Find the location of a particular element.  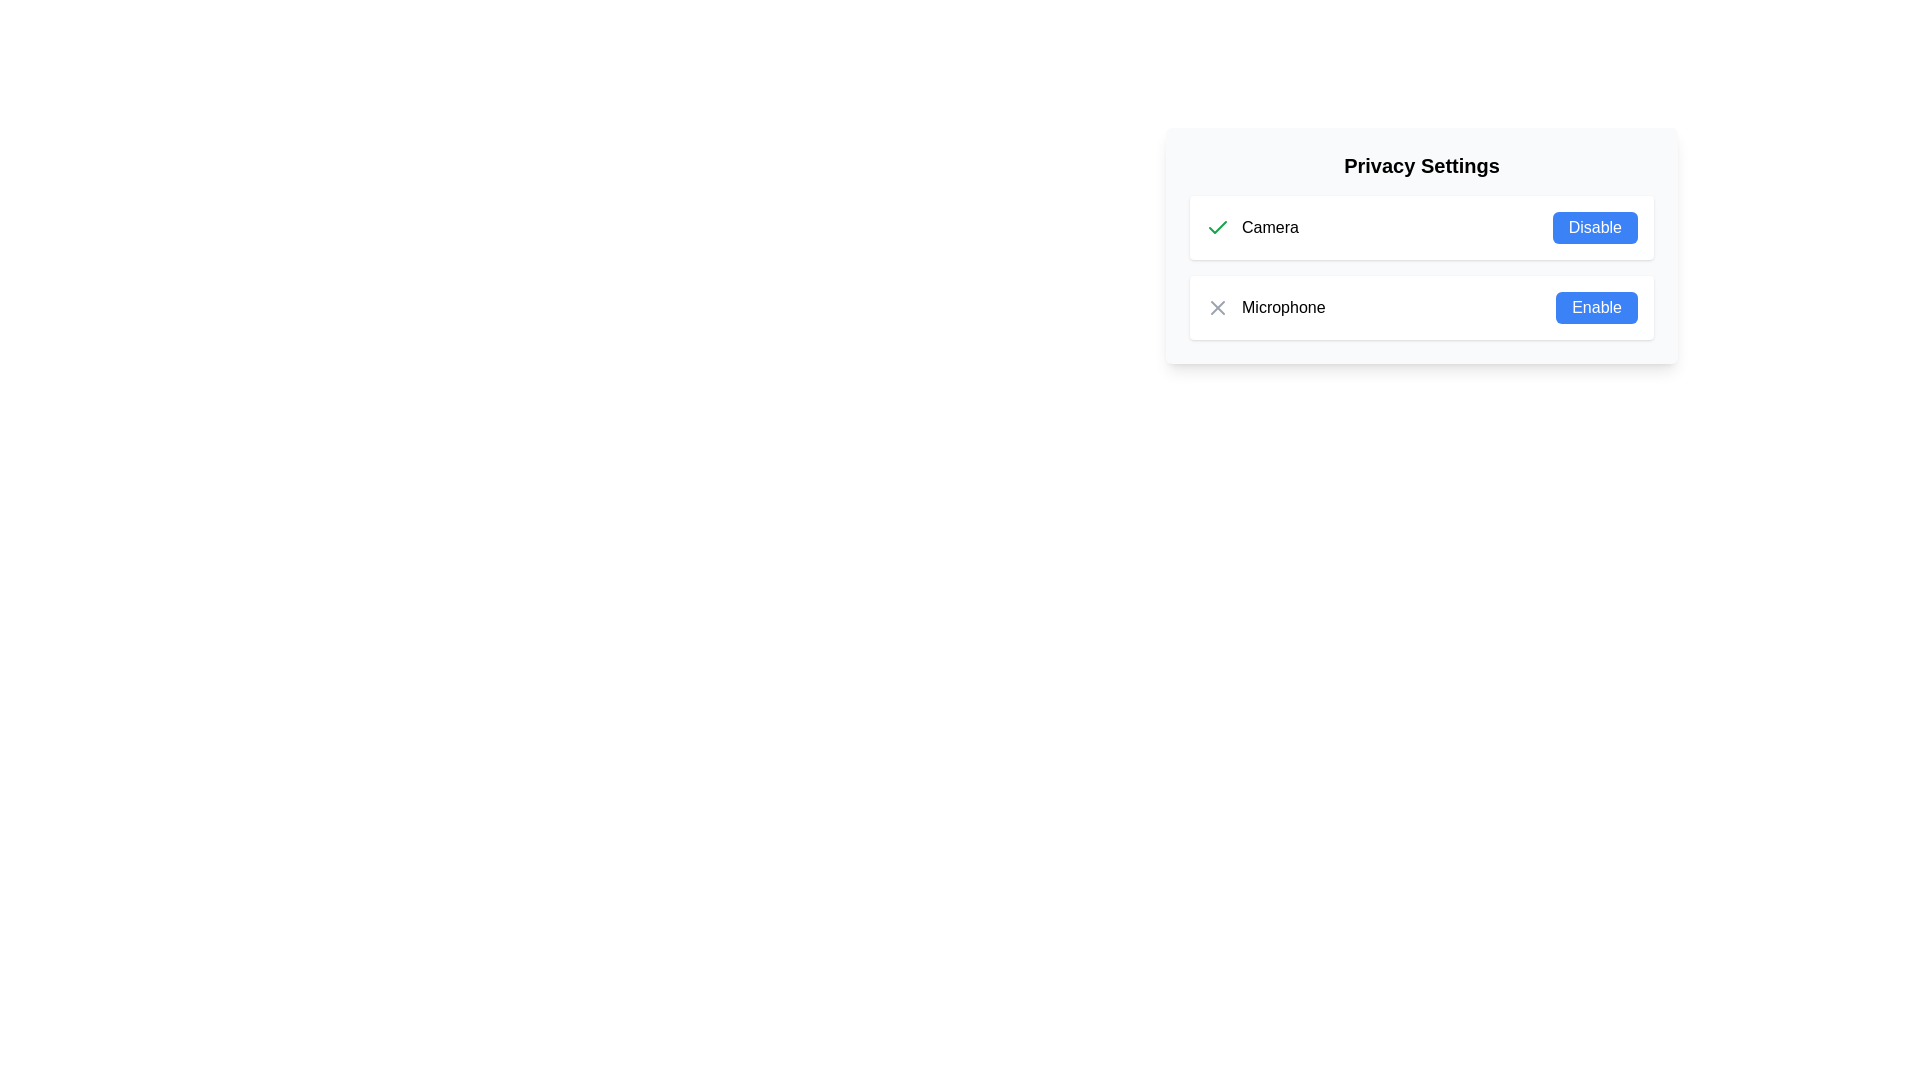

the microphone icon that represents the disabled state for the microphone feature, located to the left of the 'Microphone' text is located at coordinates (1217, 308).